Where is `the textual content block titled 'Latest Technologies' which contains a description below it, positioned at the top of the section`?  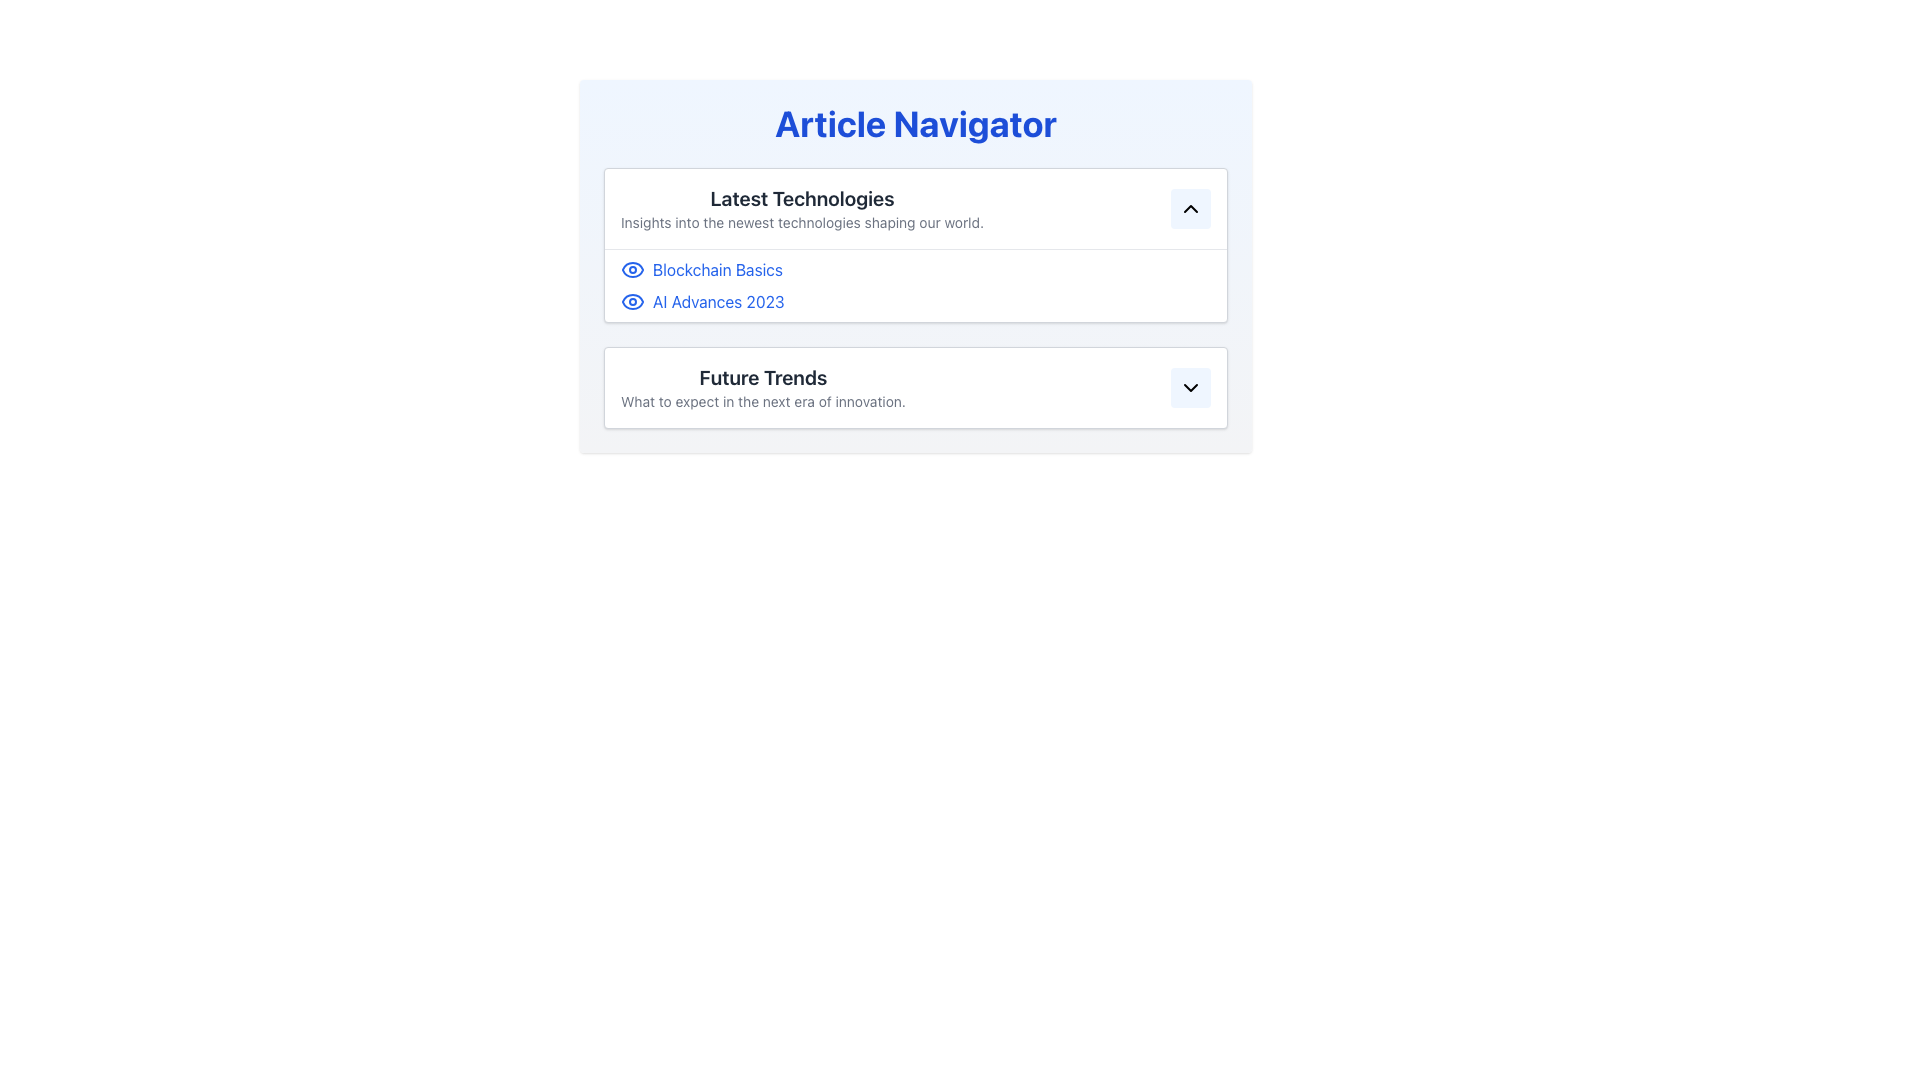 the textual content block titled 'Latest Technologies' which contains a description below it, positioned at the top of the section is located at coordinates (802, 208).